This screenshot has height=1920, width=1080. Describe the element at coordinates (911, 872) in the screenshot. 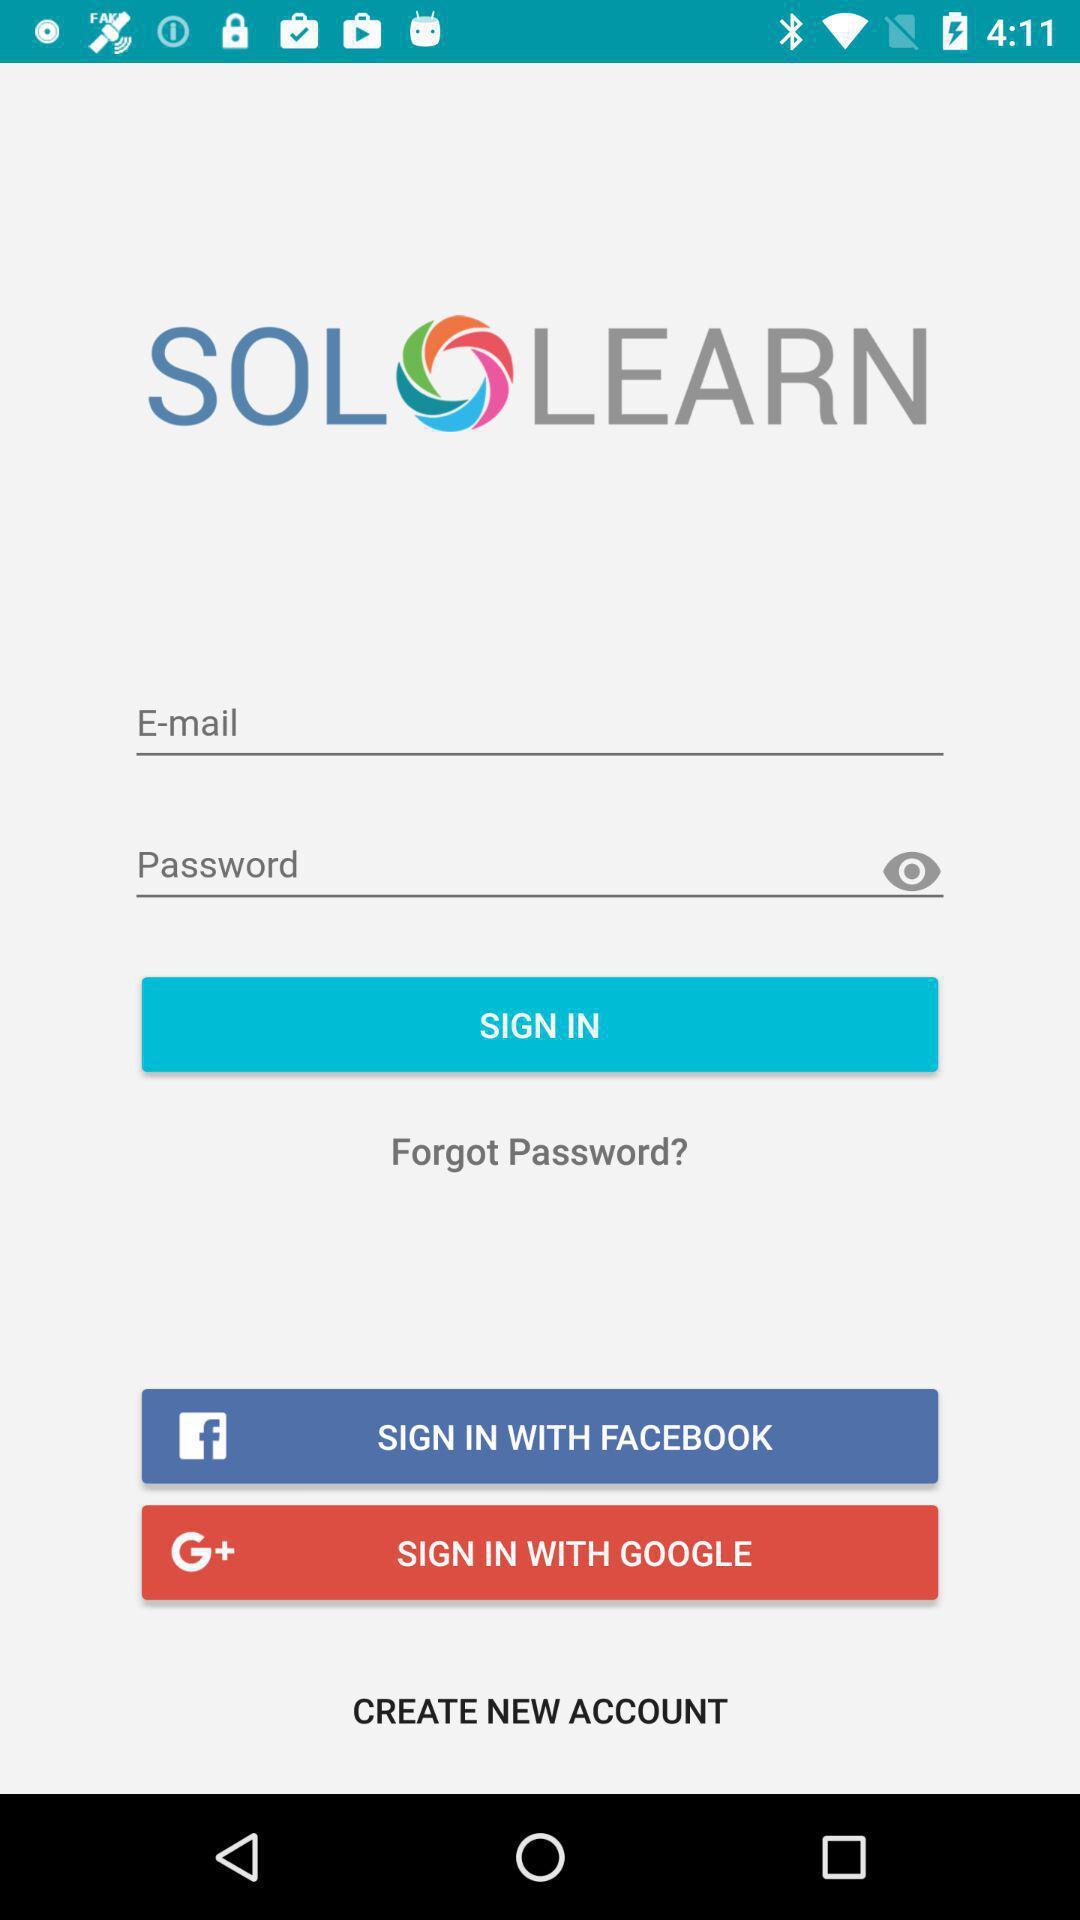

I see `show password` at that location.